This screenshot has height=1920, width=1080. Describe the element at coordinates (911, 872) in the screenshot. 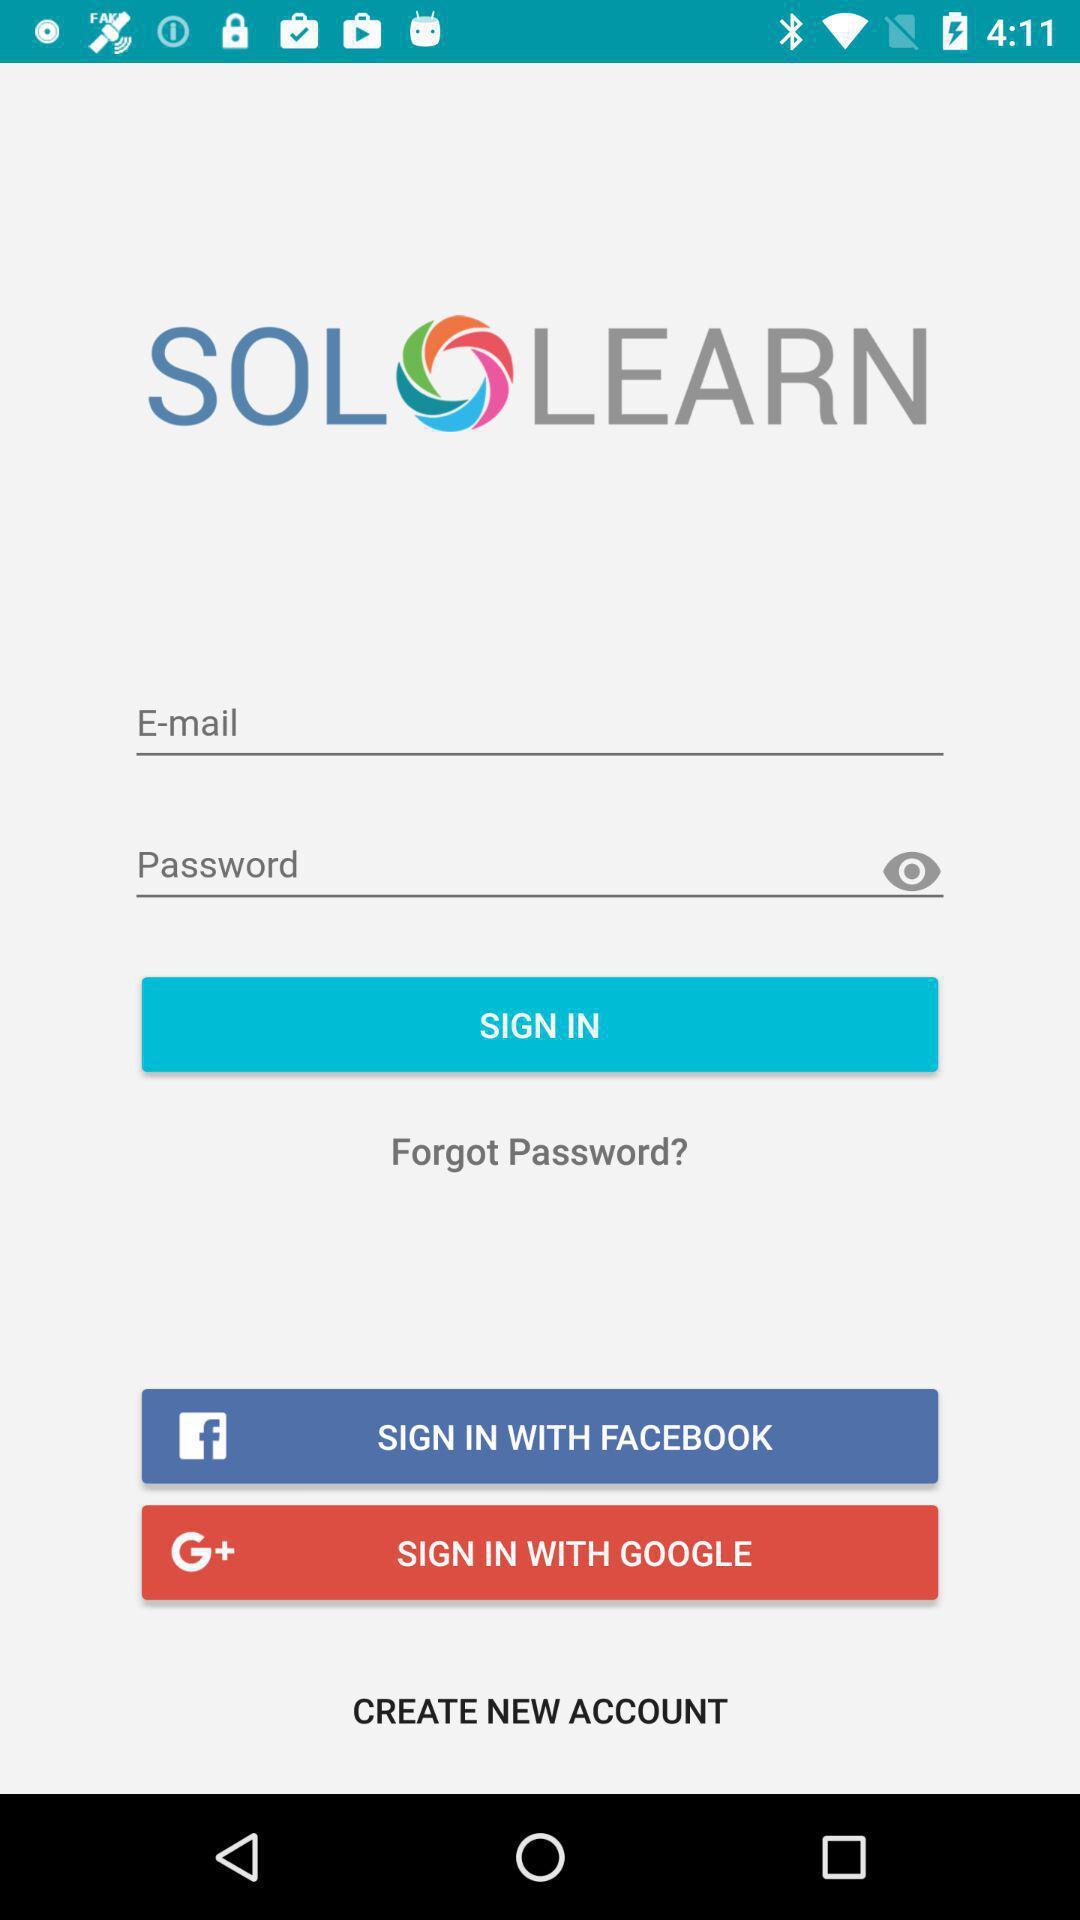

I see `show password` at that location.